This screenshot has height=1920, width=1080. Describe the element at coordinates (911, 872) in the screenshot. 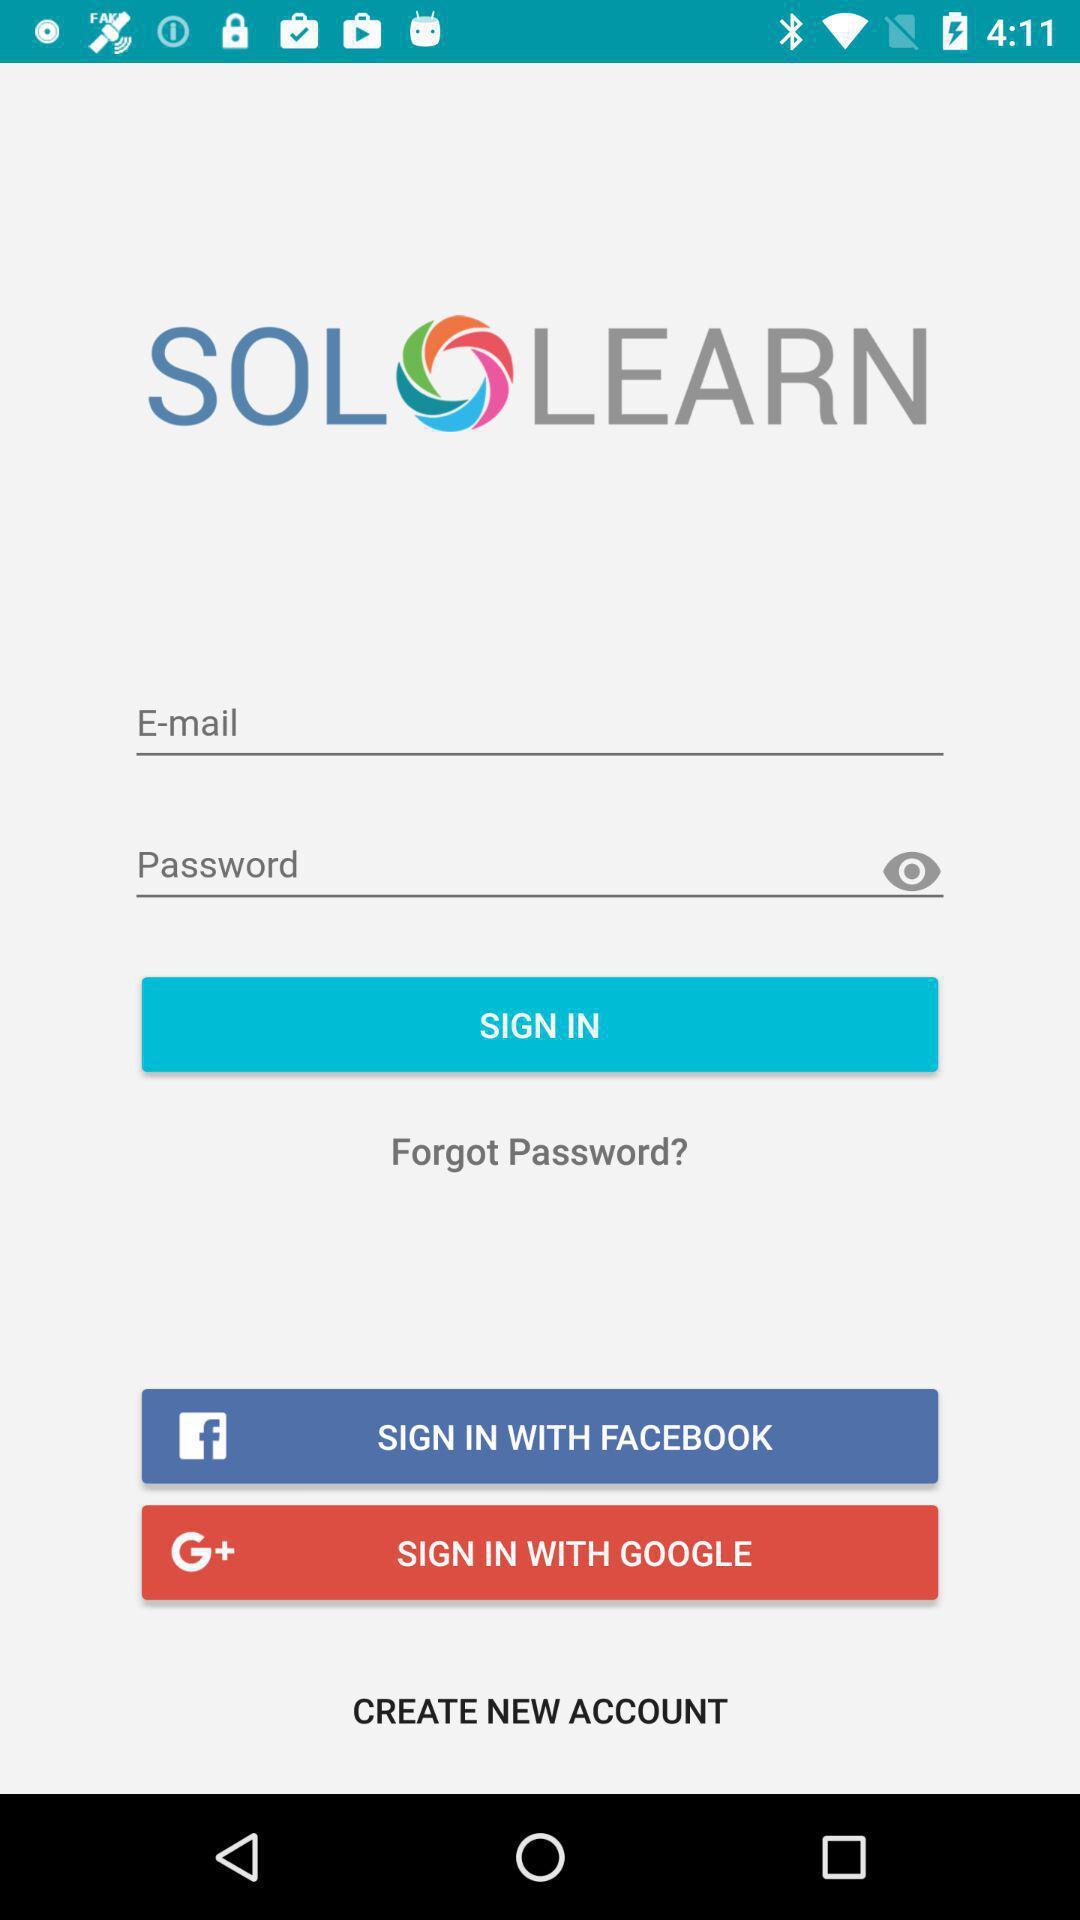

I see `show password` at that location.